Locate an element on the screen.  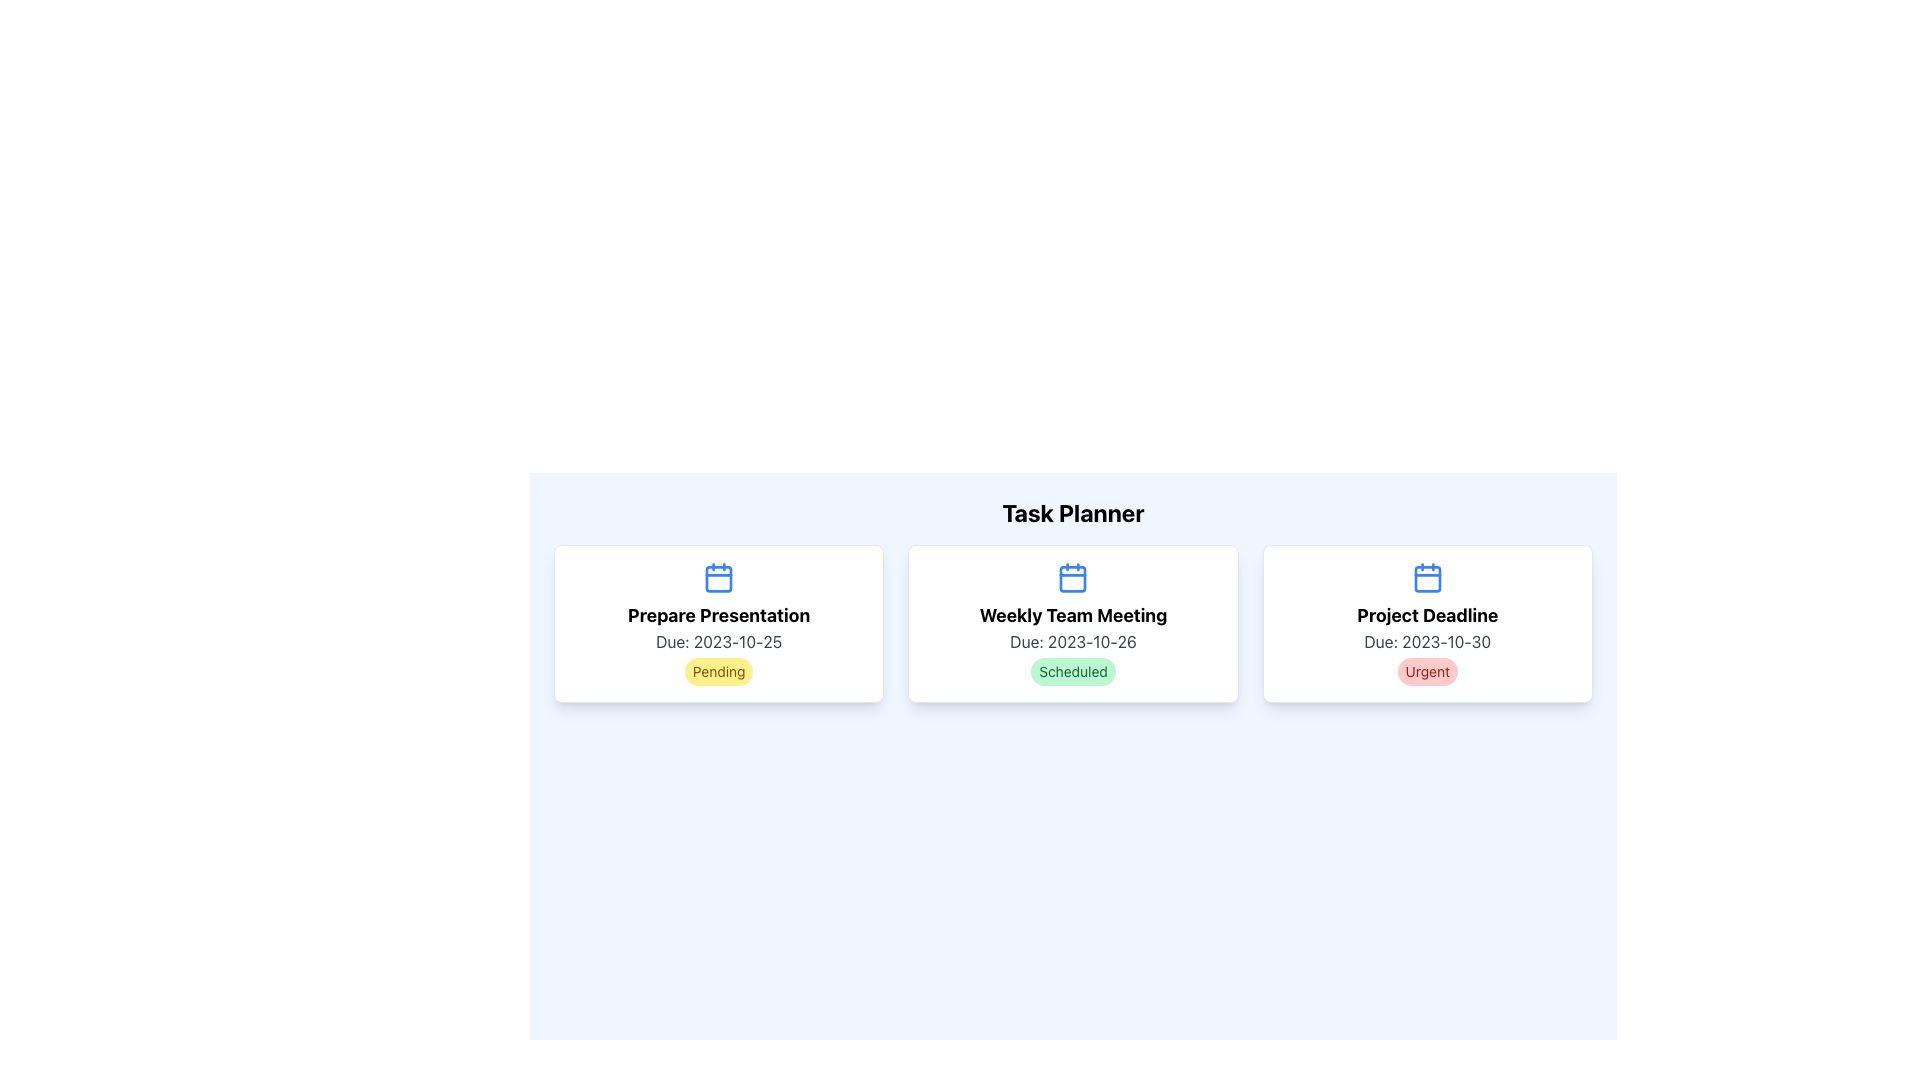
the 'Weekly Team Meeting' task card, which is the second card in a row of three, showing the due date '2023-10-26' and status 'Scheduled' is located at coordinates (1072, 623).